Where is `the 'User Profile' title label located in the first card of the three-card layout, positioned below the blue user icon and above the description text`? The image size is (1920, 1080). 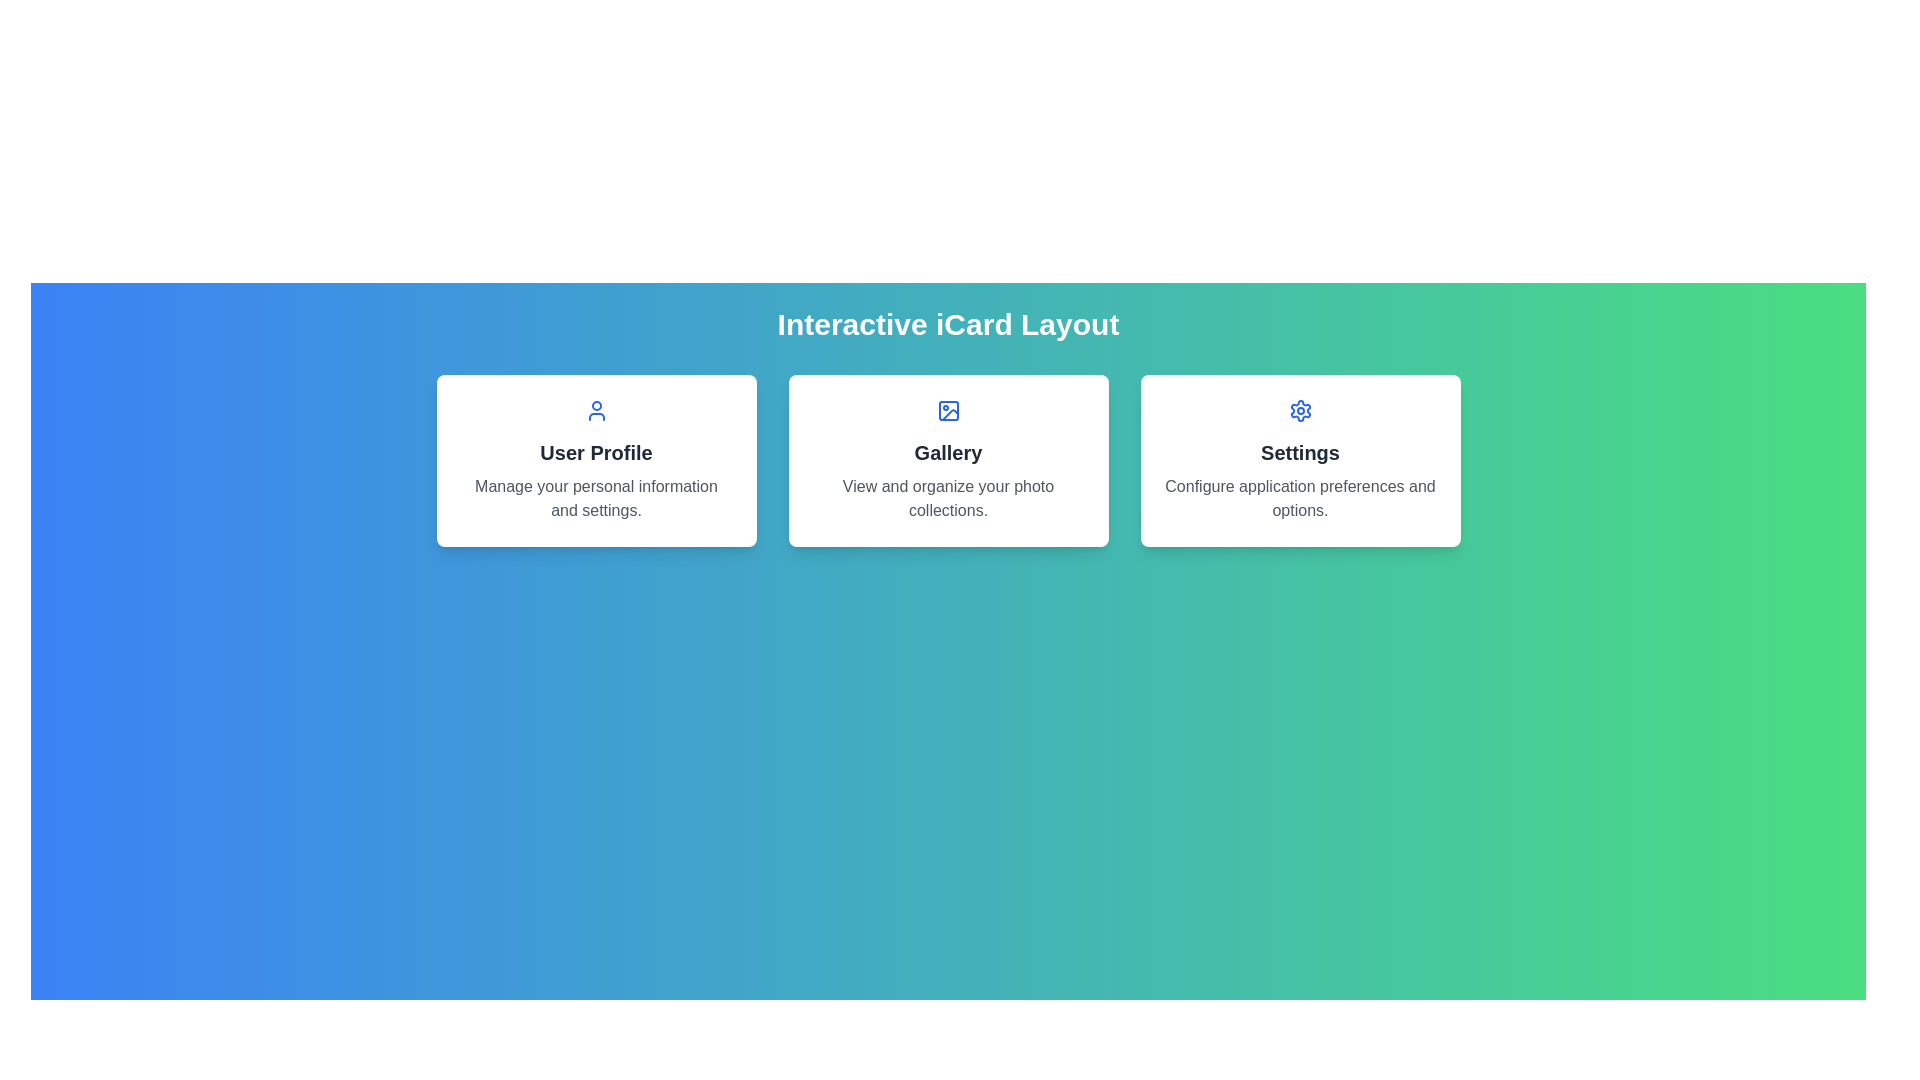 the 'User Profile' title label located in the first card of the three-card layout, positioned below the blue user icon and above the description text is located at coordinates (595, 452).